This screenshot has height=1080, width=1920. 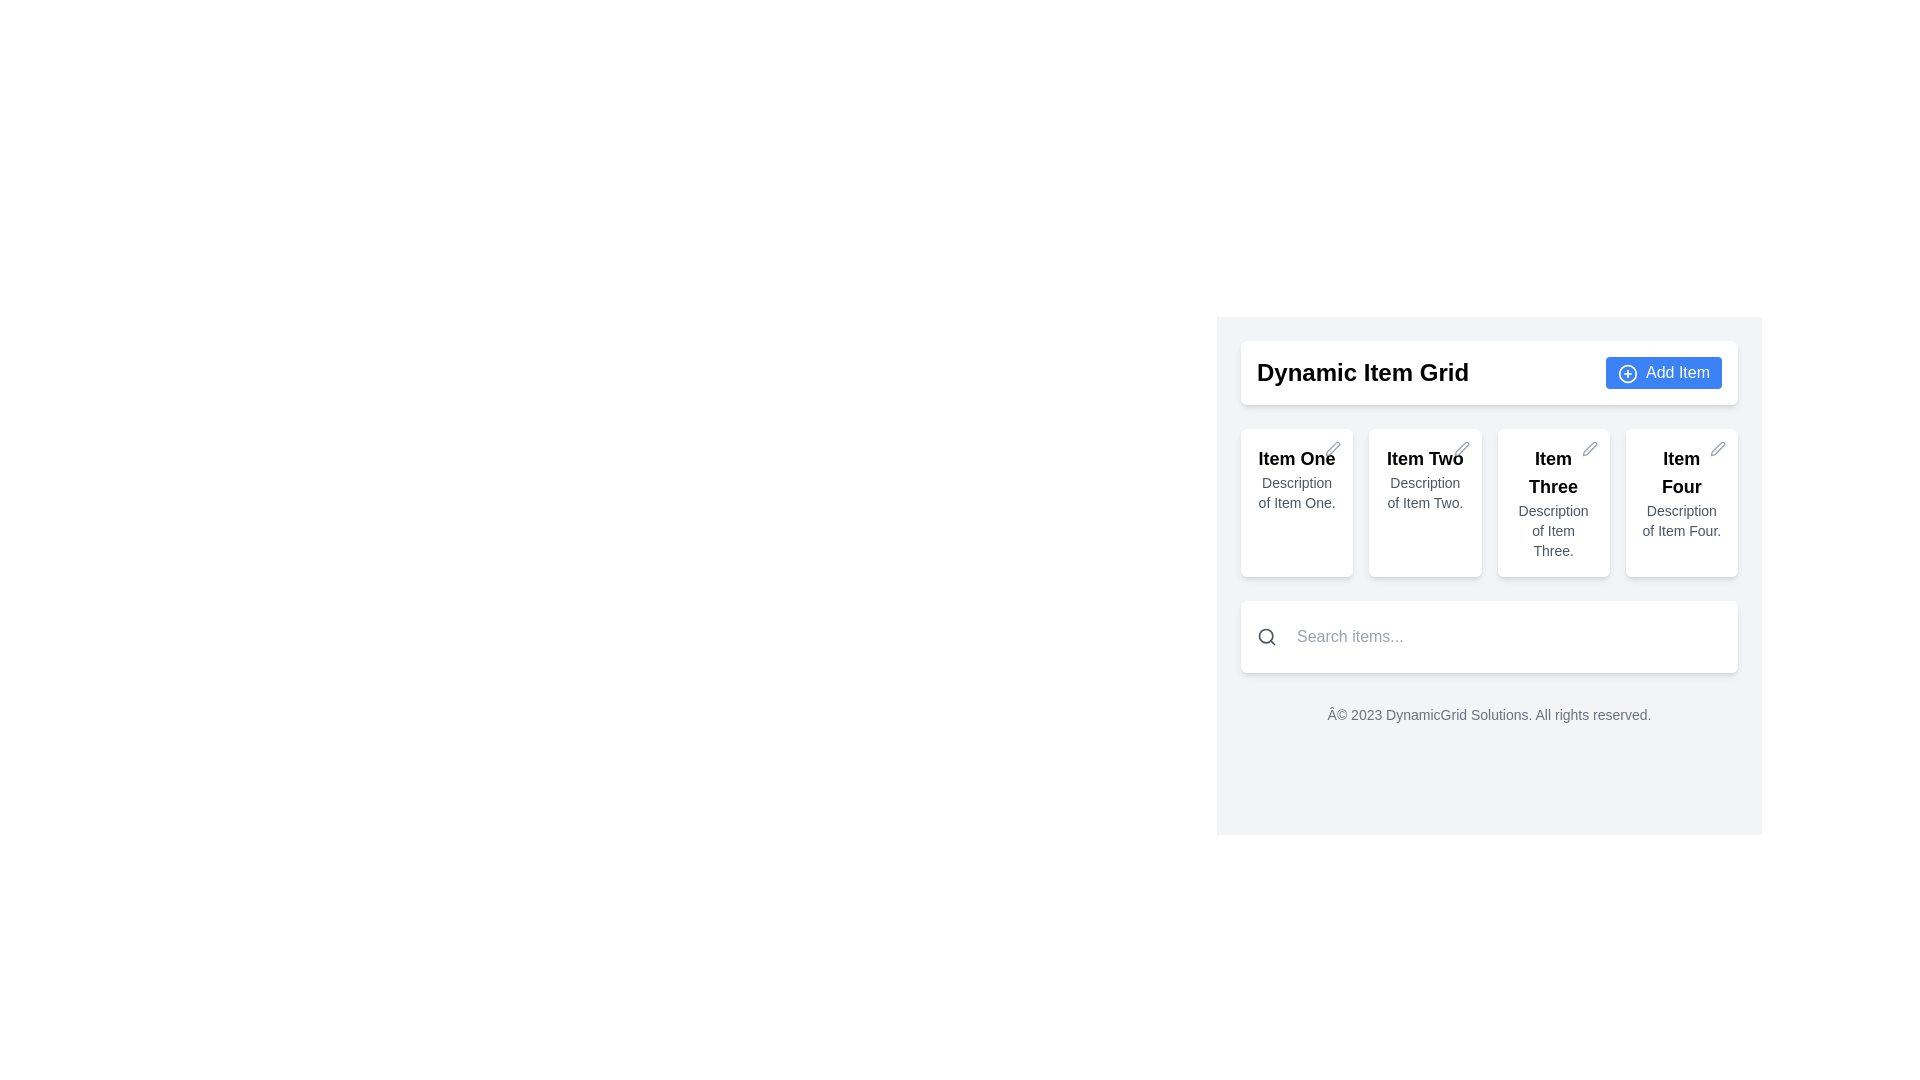 I want to click on title text of the second card in the 'Dynamic Item Grid' section, which is positioned above the description text 'Description of Item Two.', so click(x=1424, y=459).